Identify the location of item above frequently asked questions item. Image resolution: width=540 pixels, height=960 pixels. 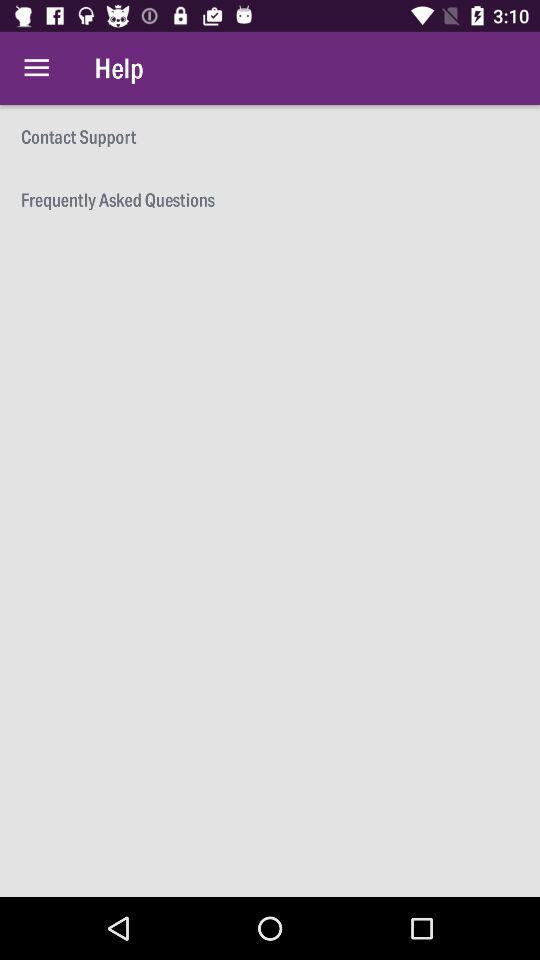
(270, 135).